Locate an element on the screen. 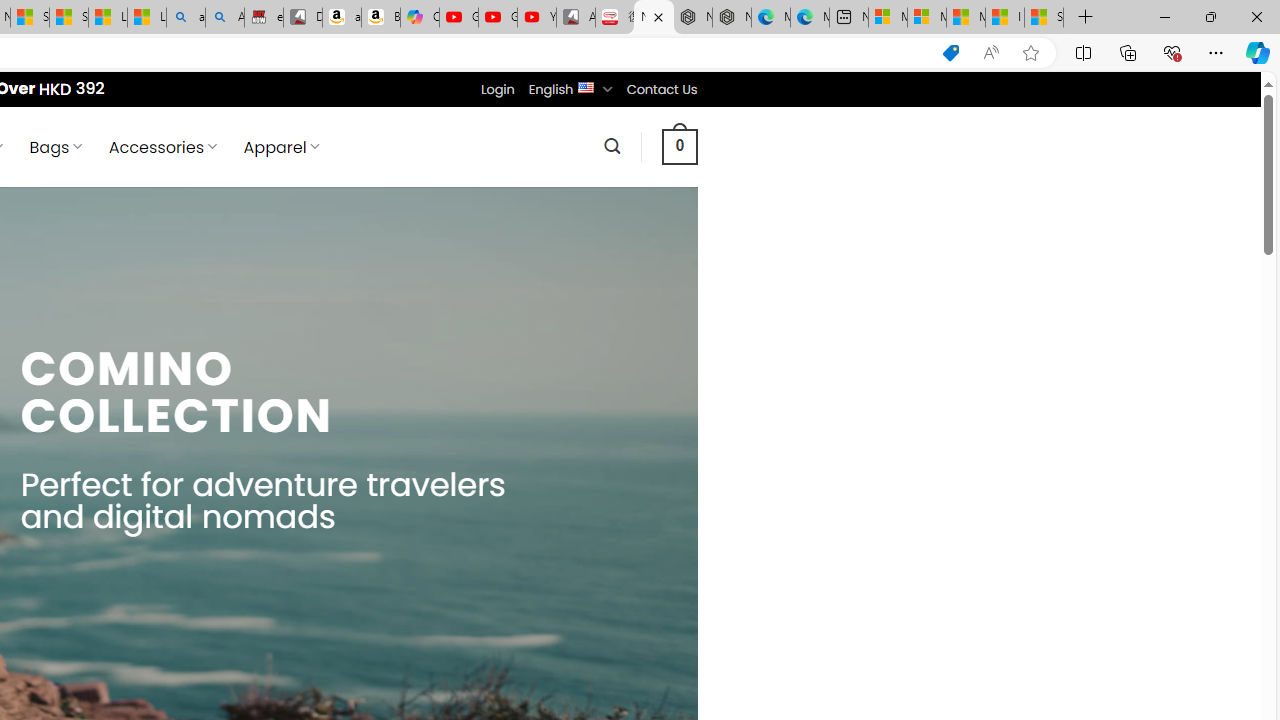  'Gloom - YouTube' is located at coordinates (497, 17).